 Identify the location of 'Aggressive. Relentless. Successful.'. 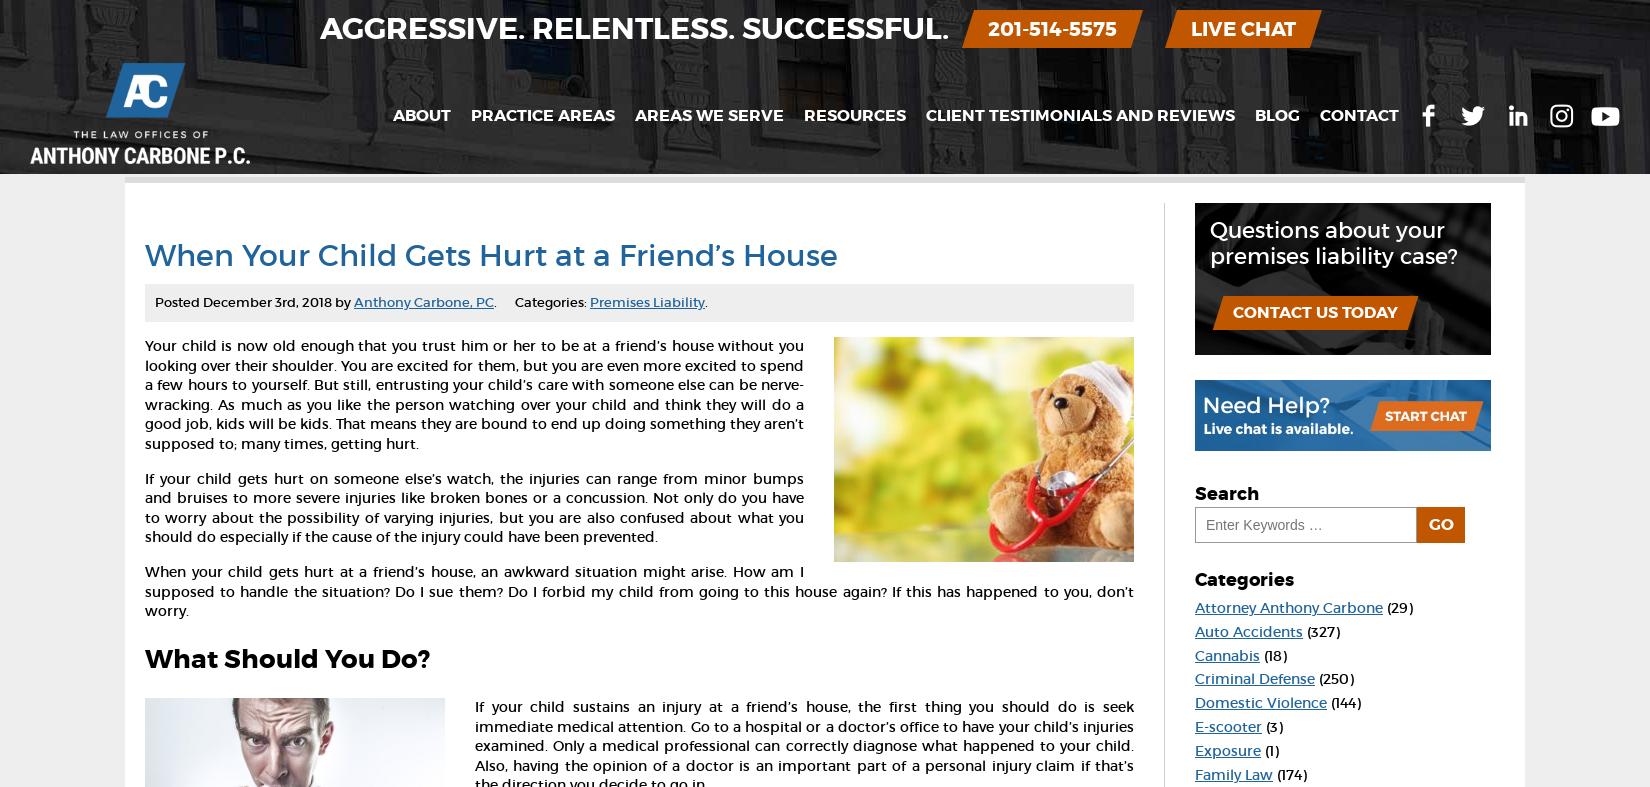
(632, 27).